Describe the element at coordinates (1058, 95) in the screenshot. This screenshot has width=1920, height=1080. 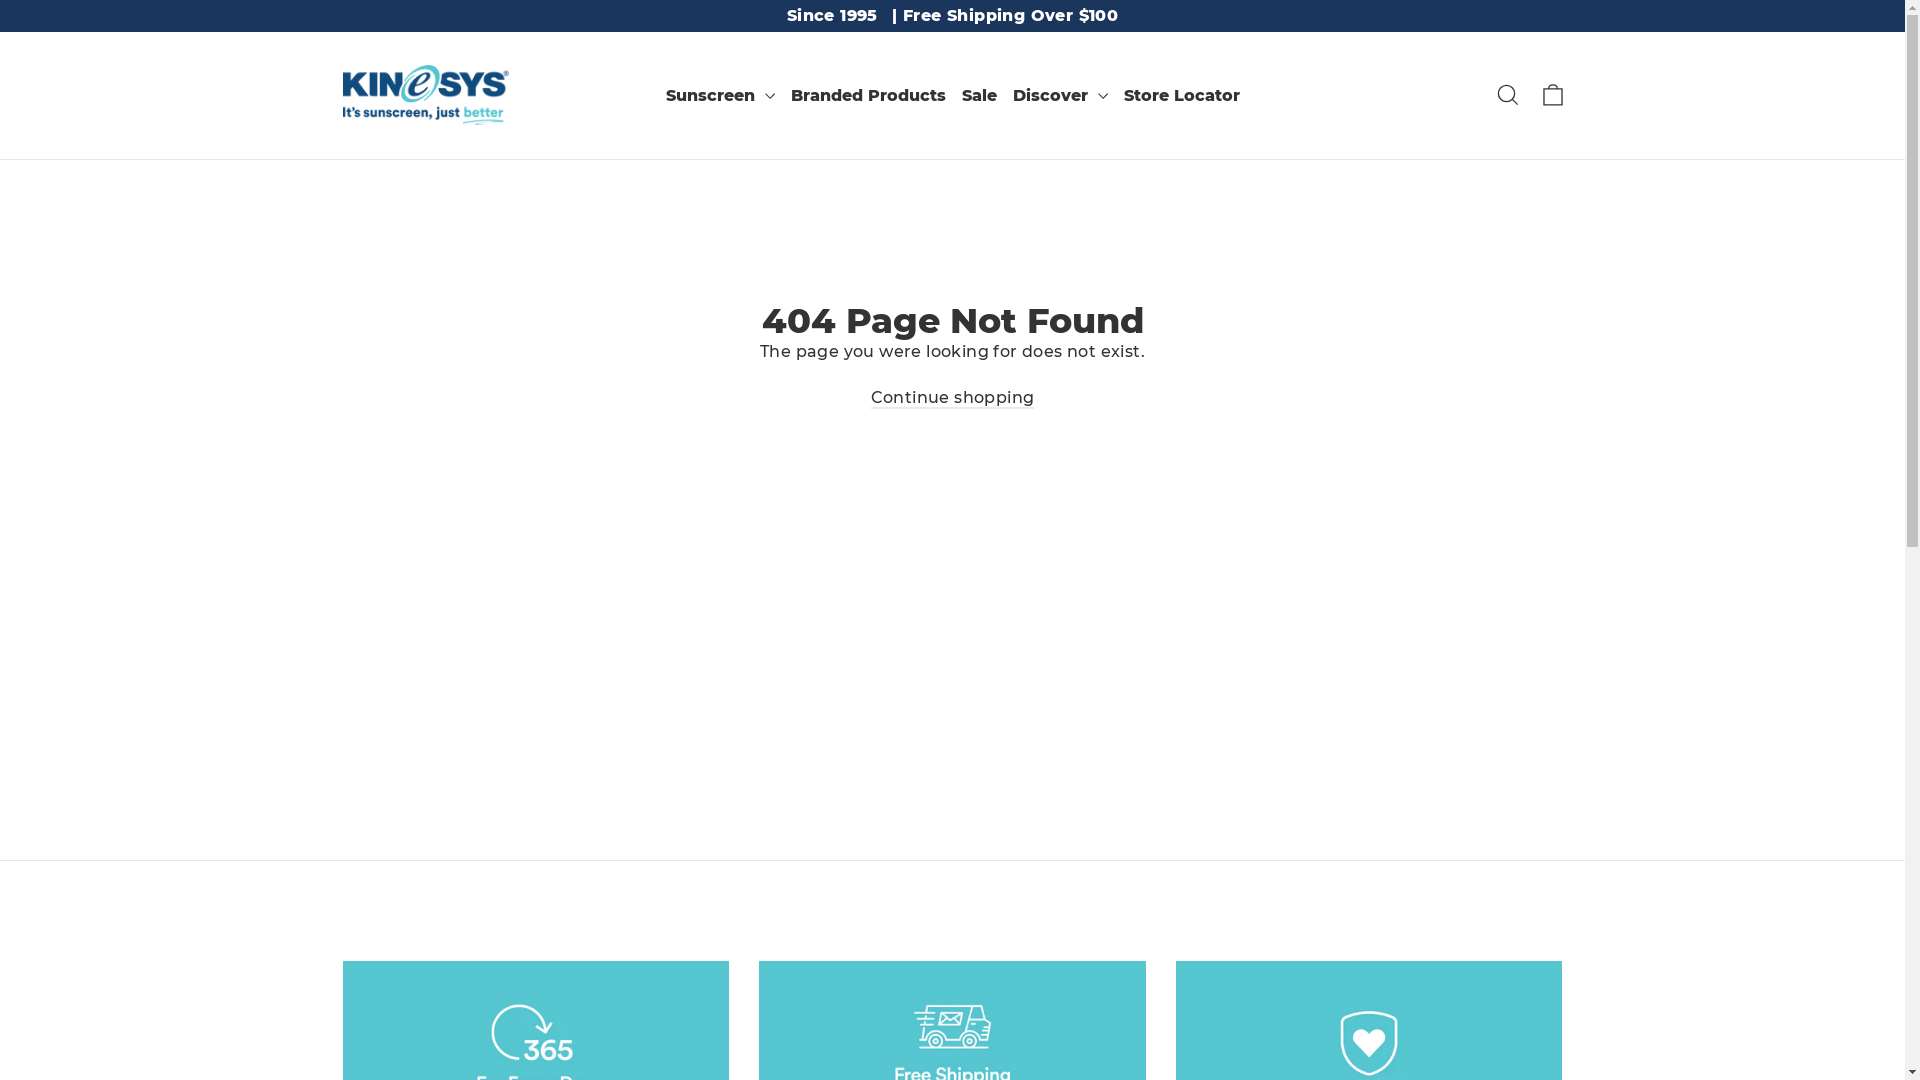
I see `'Discover'` at that location.